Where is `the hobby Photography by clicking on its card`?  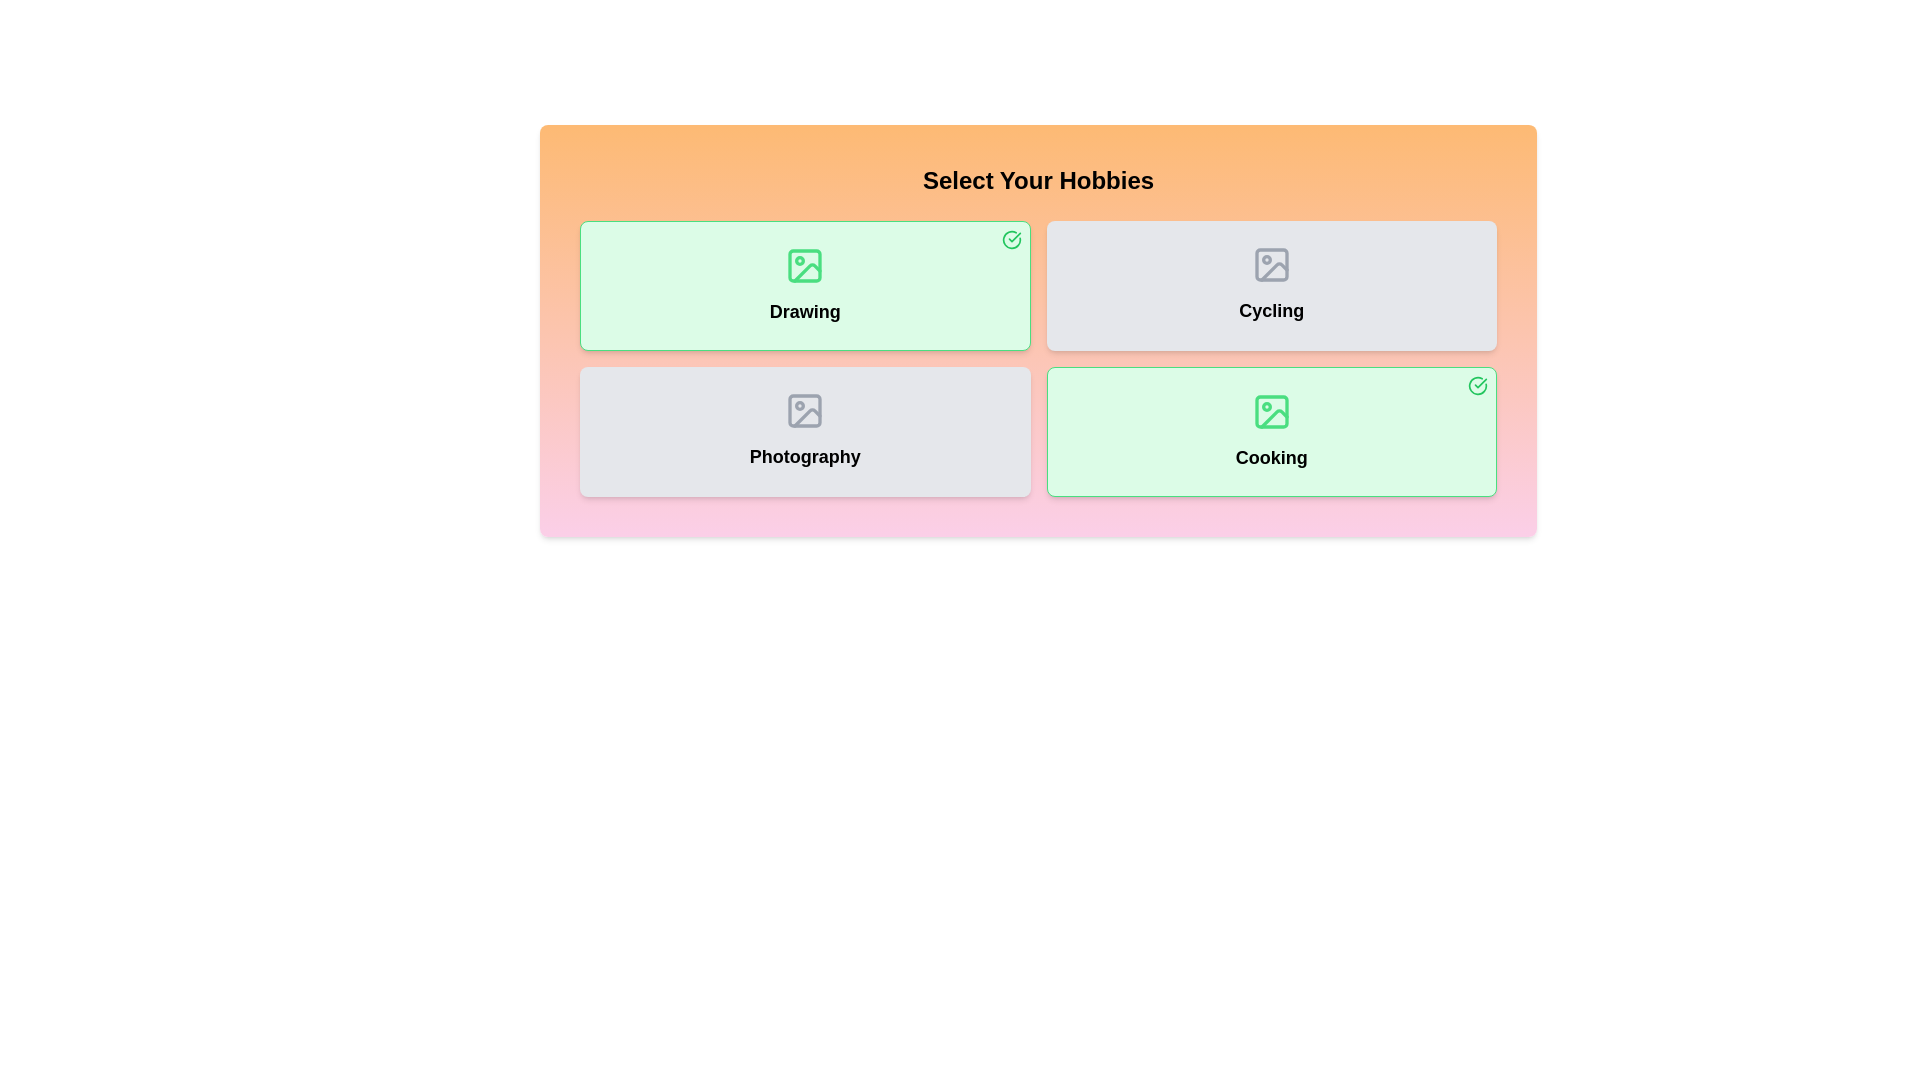 the hobby Photography by clicking on its card is located at coordinates (805, 431).